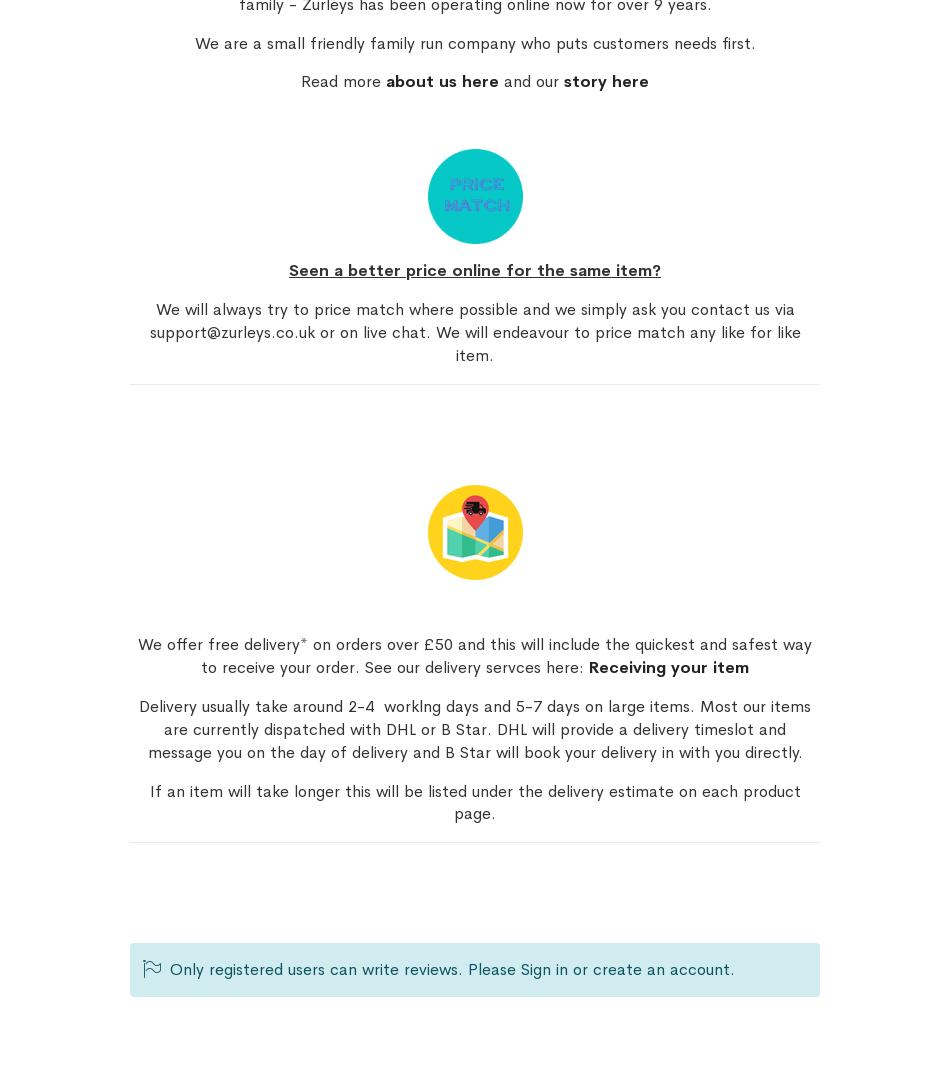 Image resolution: width=950 pixels, height=1074 pixels. What do you see at coordinates (138, 654) in the screenshot?
I see `'We offer free delivery* on orders over £50 and this will include the quickest and safest way to receive your order. See our delivery servces here:'` at bounding box center [138, 654].